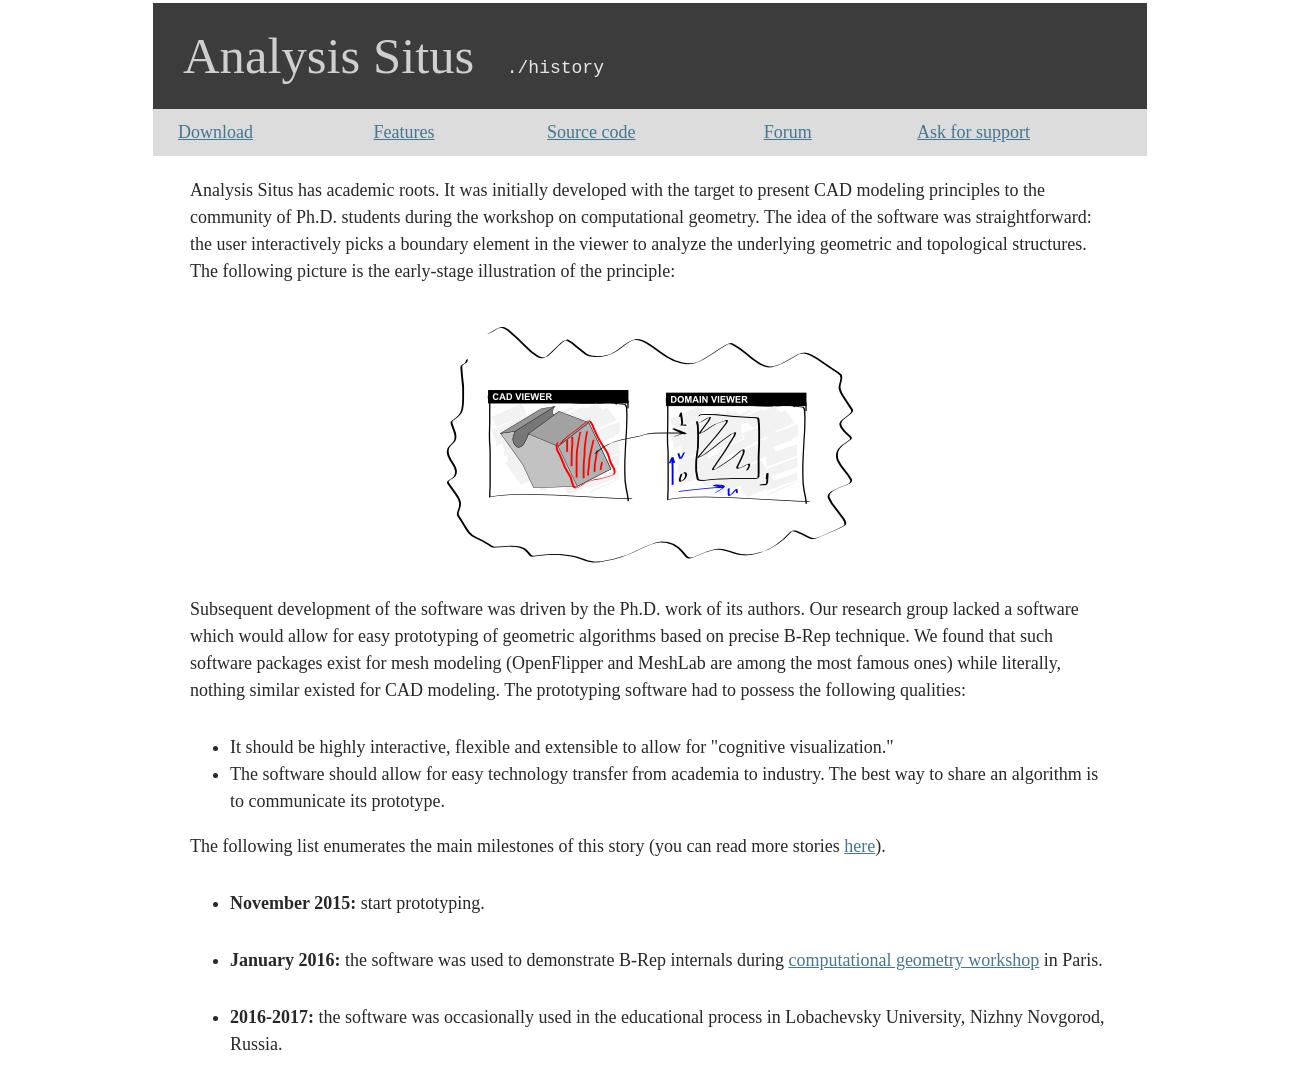 This screenshot has width=1300, height=1066. What do you see at coordinates (916, 130) in the screenshot?
I see `'Ask for support'` at bounding box center [916, 130].